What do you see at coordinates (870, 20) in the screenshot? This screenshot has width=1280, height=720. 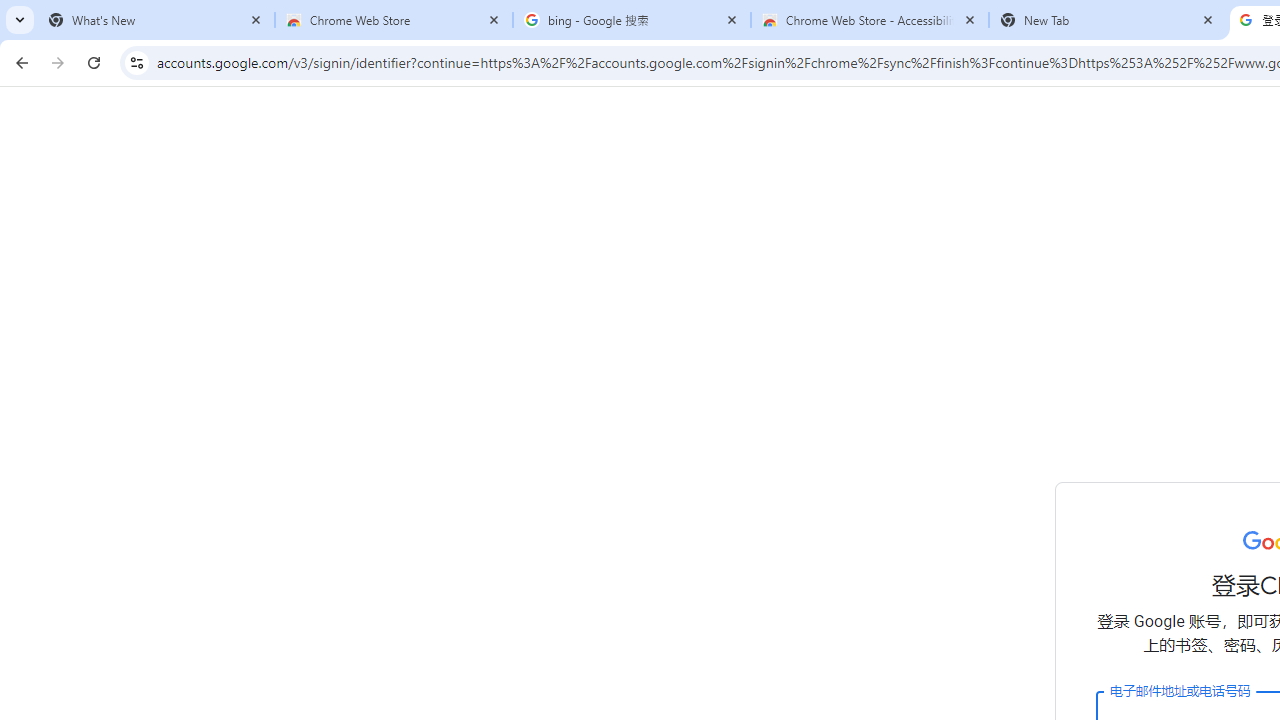 I see `'Chrome Web Store - Accessibility'` at bounding box center [870, 20].